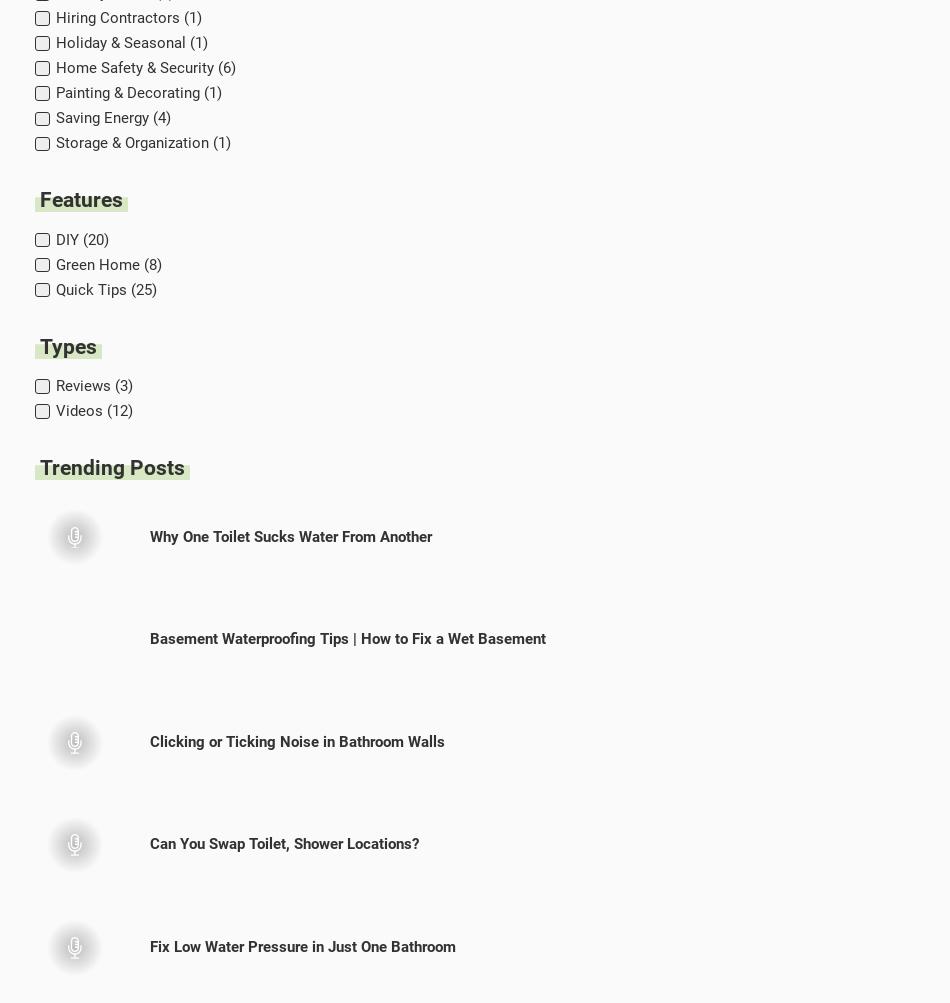  What do you see at coordinates (142, 142) in the screenshot?
I see `'Storage & Organization (1)'` at bounding box center [142, 142].